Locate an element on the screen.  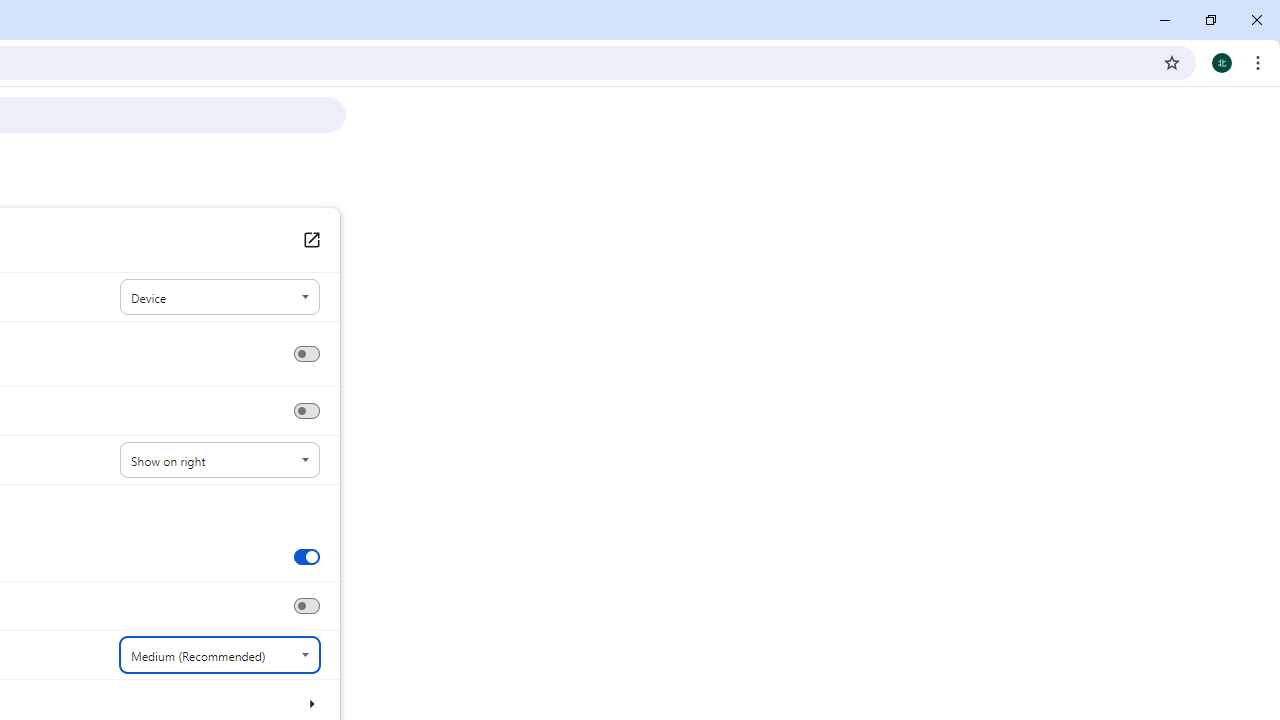
'Side panel position' is located at coordinates (219, 460).